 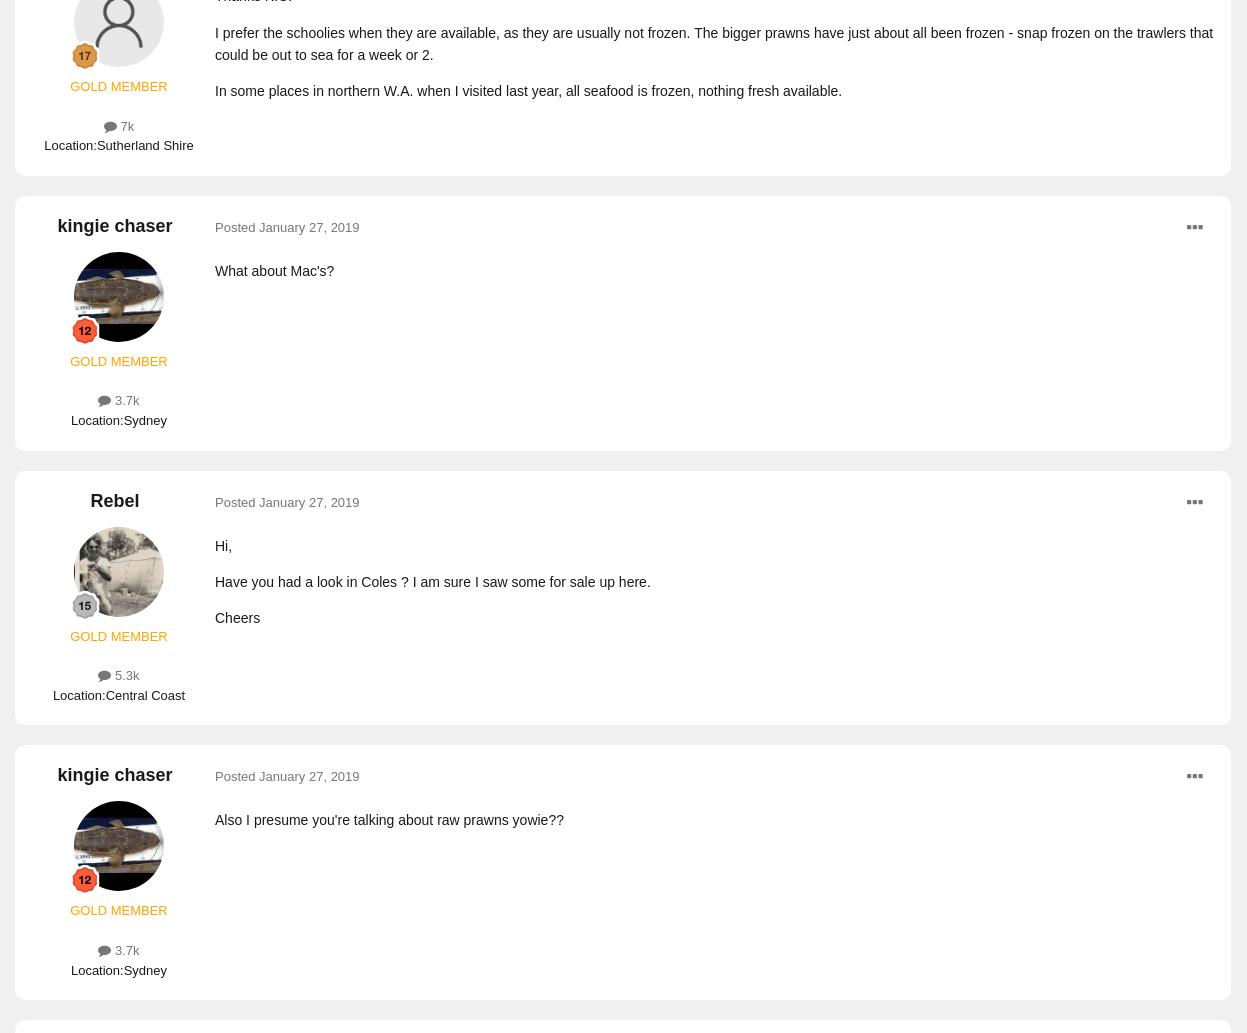 What do you see at coordinates (237, 617) in the screenshot?
I see `'Cheers'` at bounding box center [237, 617].